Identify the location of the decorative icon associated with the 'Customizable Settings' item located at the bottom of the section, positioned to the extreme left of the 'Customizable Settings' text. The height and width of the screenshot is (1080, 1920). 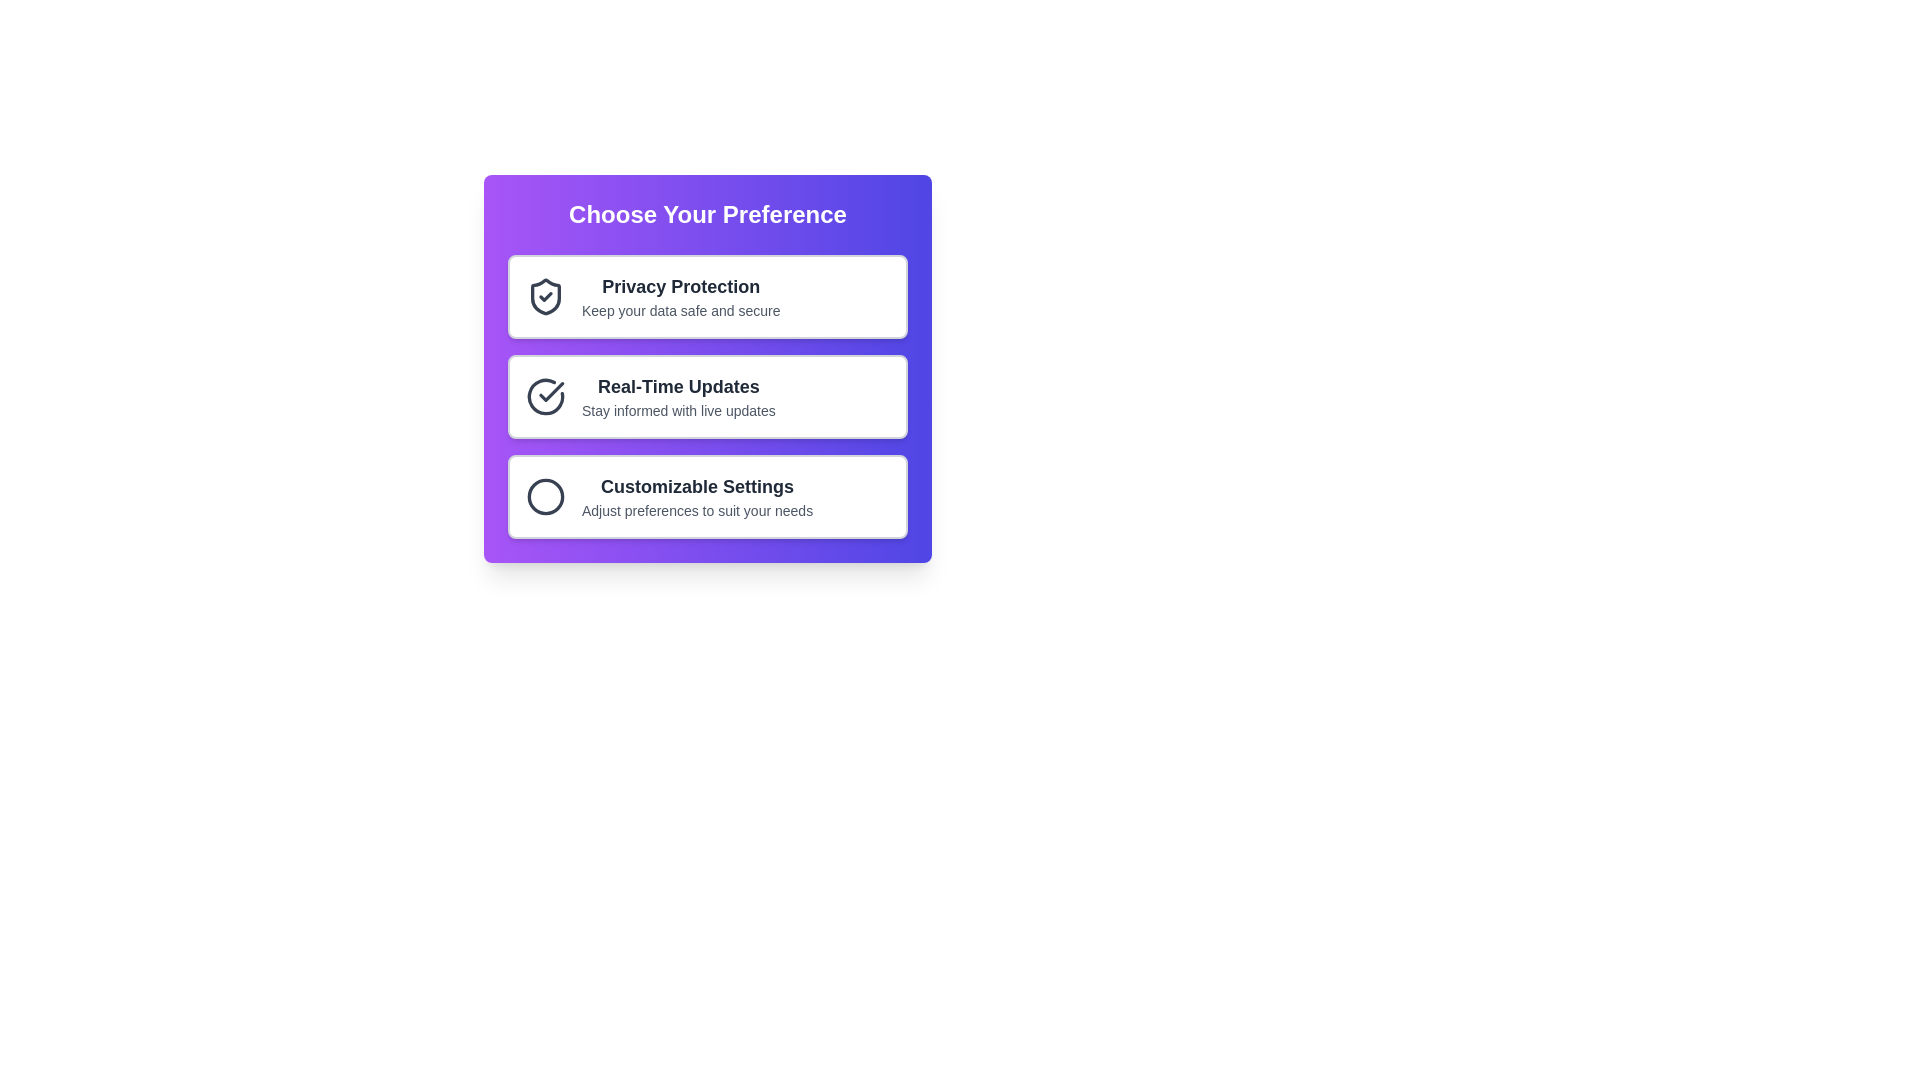
(546, 496).